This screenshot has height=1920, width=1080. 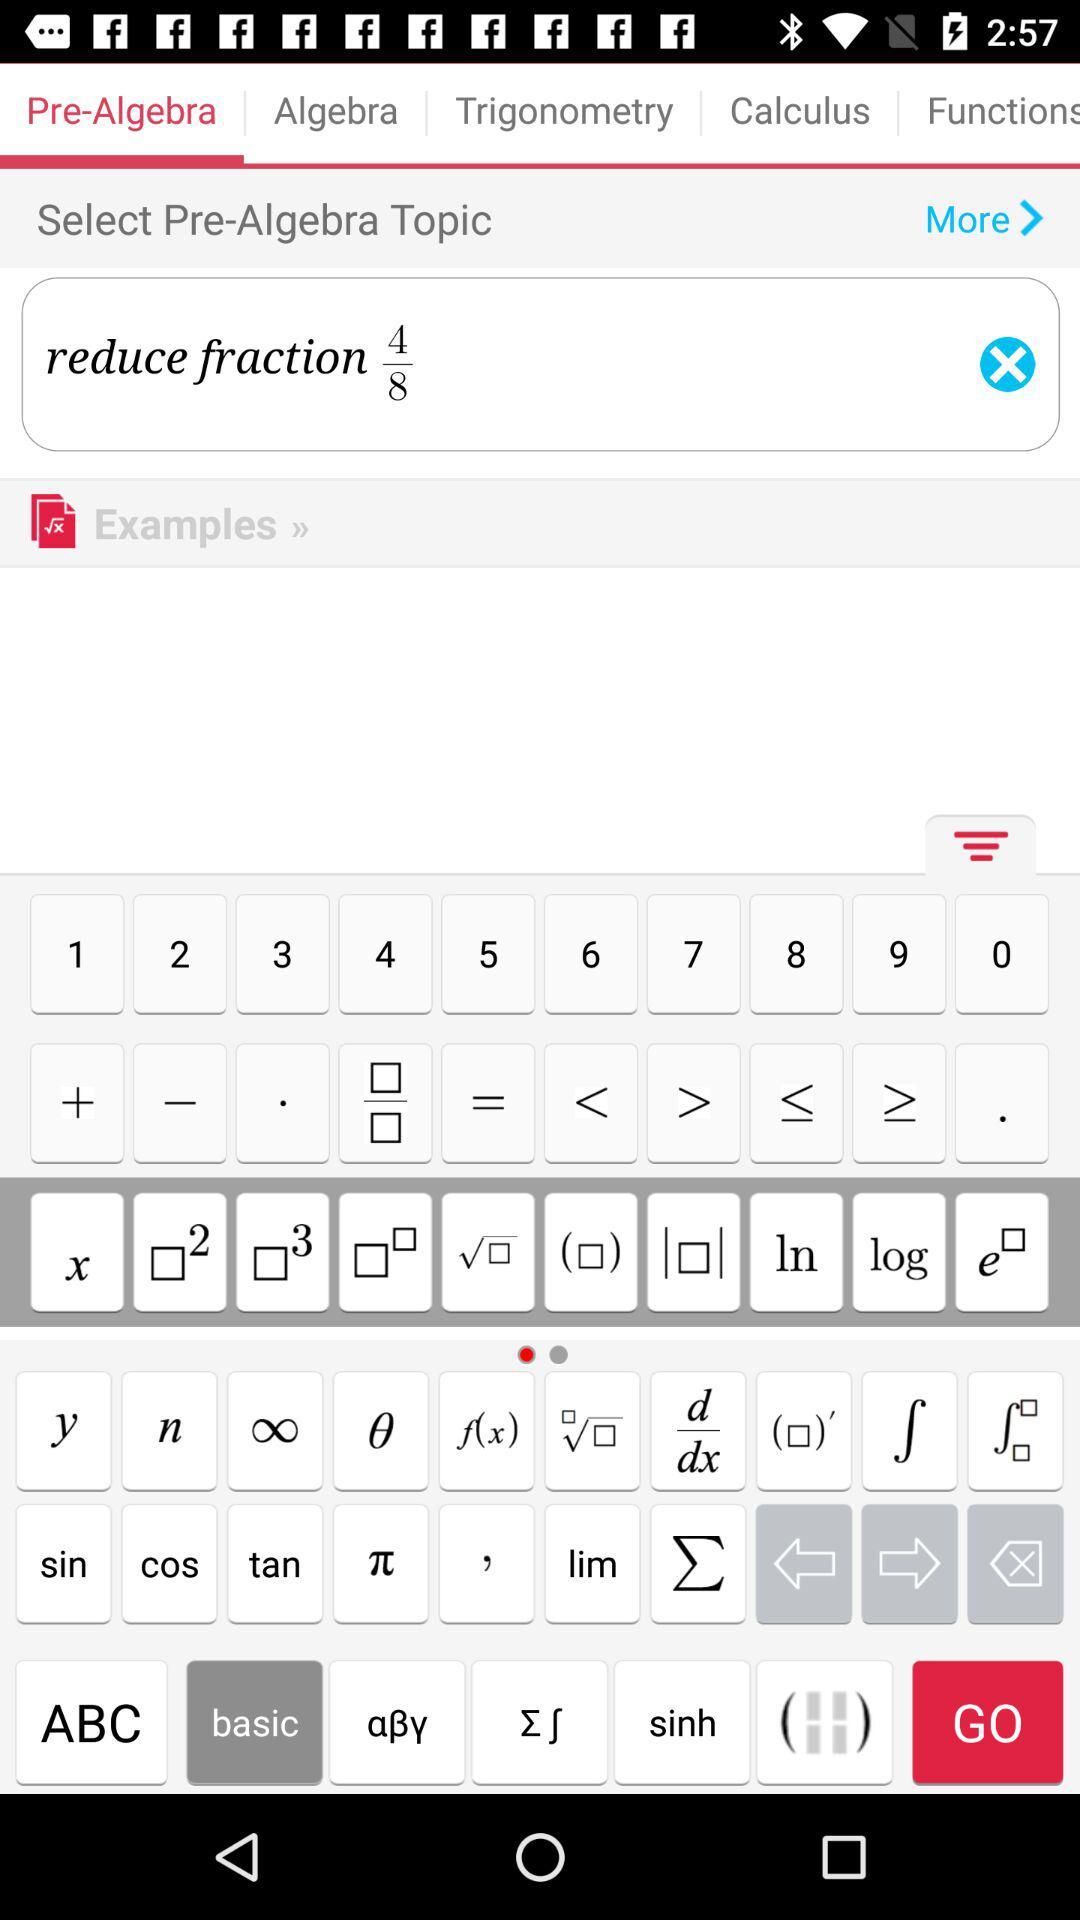 What do you see at coordinates (488, 1251) in the screenshot?
I see `square root notation` at bounding box center [488, 1251].